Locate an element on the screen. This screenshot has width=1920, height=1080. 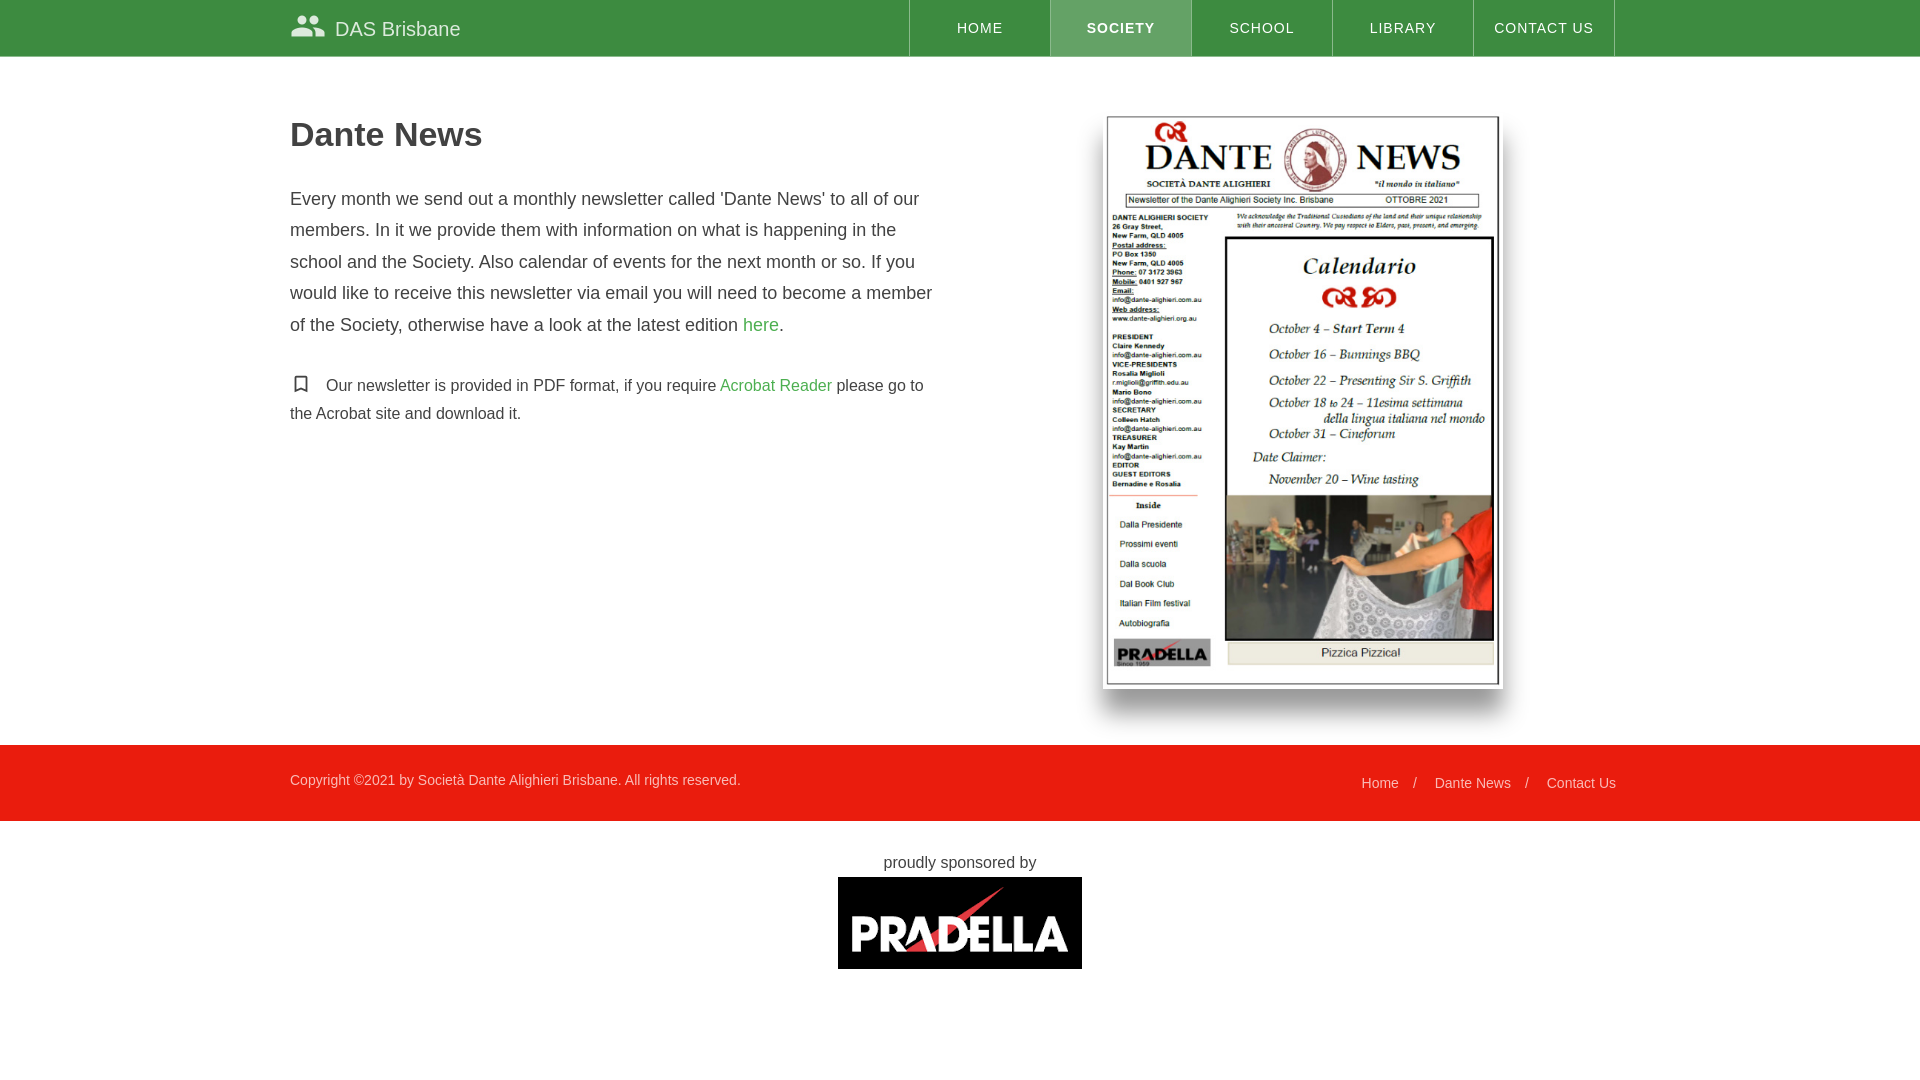
'SCHOOL' is located at coordinates (1261, 27).